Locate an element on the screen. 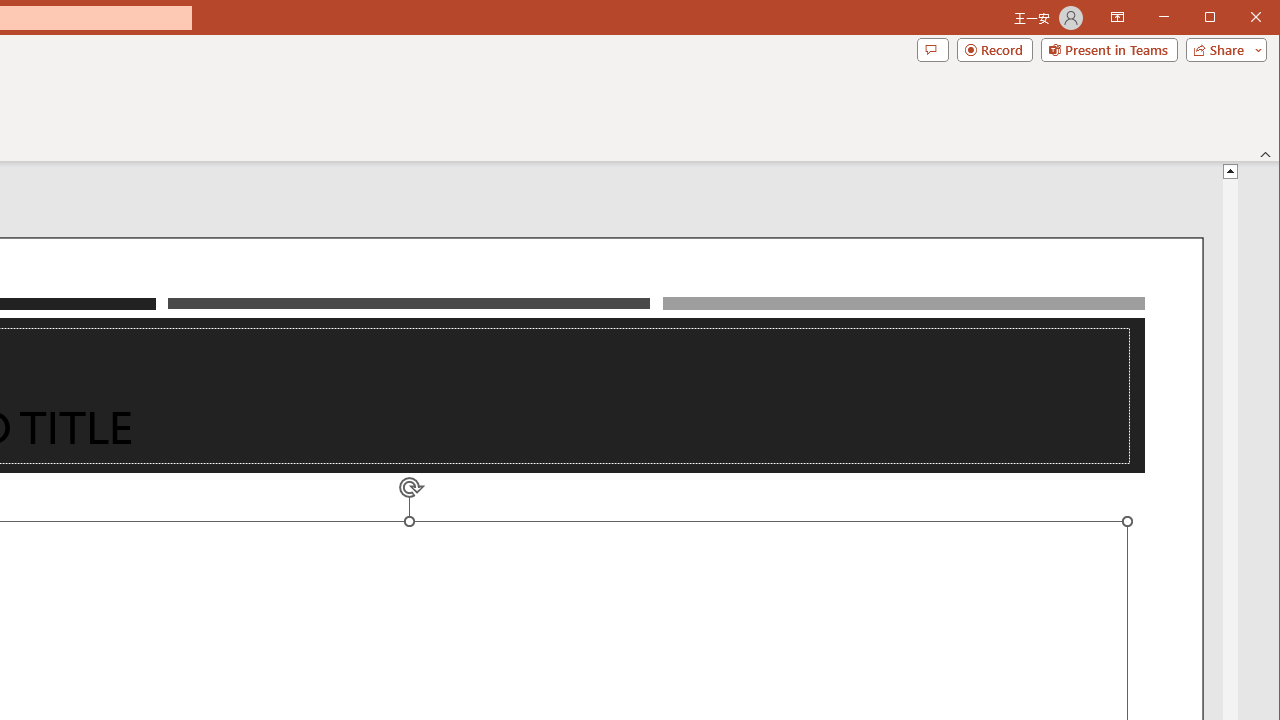  'Line up' is located at coordinates (1229, 169).